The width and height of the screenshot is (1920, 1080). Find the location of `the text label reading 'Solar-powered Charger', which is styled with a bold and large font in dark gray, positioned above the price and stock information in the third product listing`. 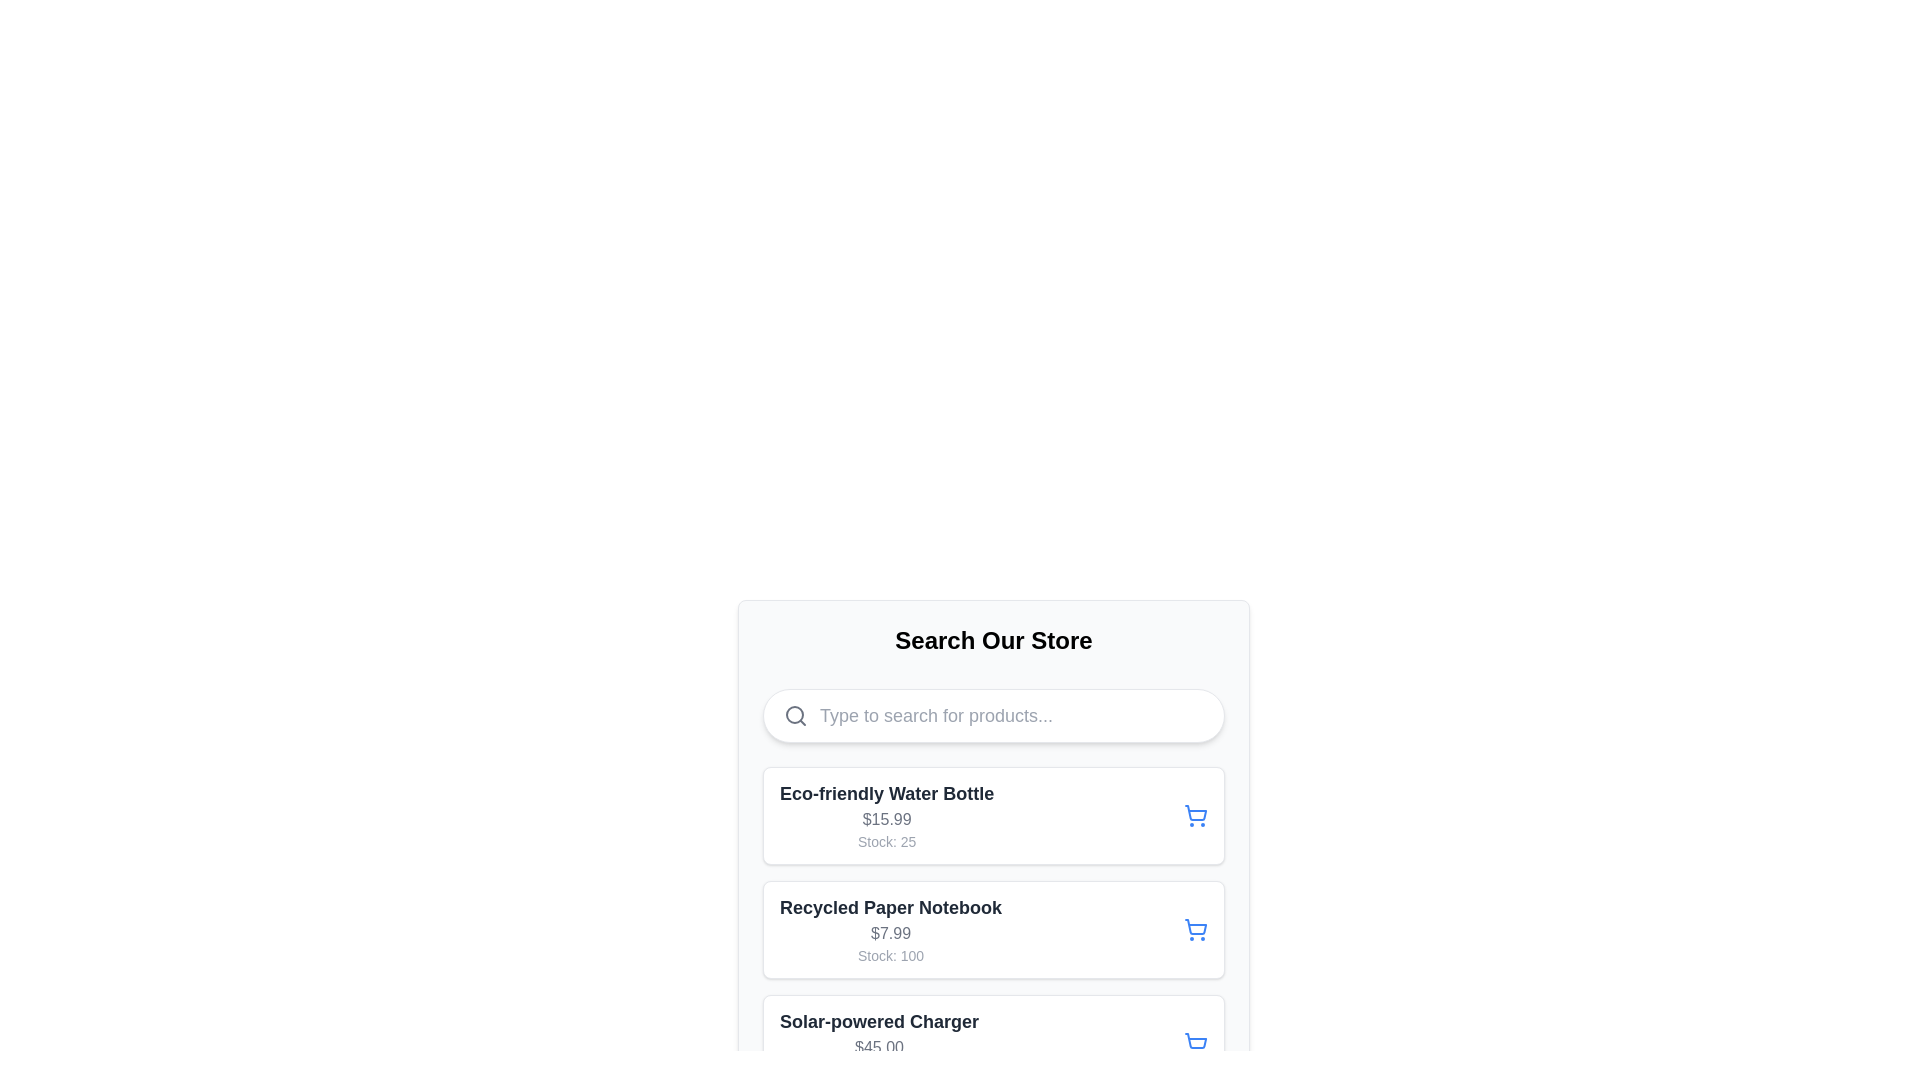

the text label reading 'Solar-powered Charger', which is styled with a bold and large font in dark gray, positioned above the price and stock information in the third product listing is located at coordinates (879, 1022).